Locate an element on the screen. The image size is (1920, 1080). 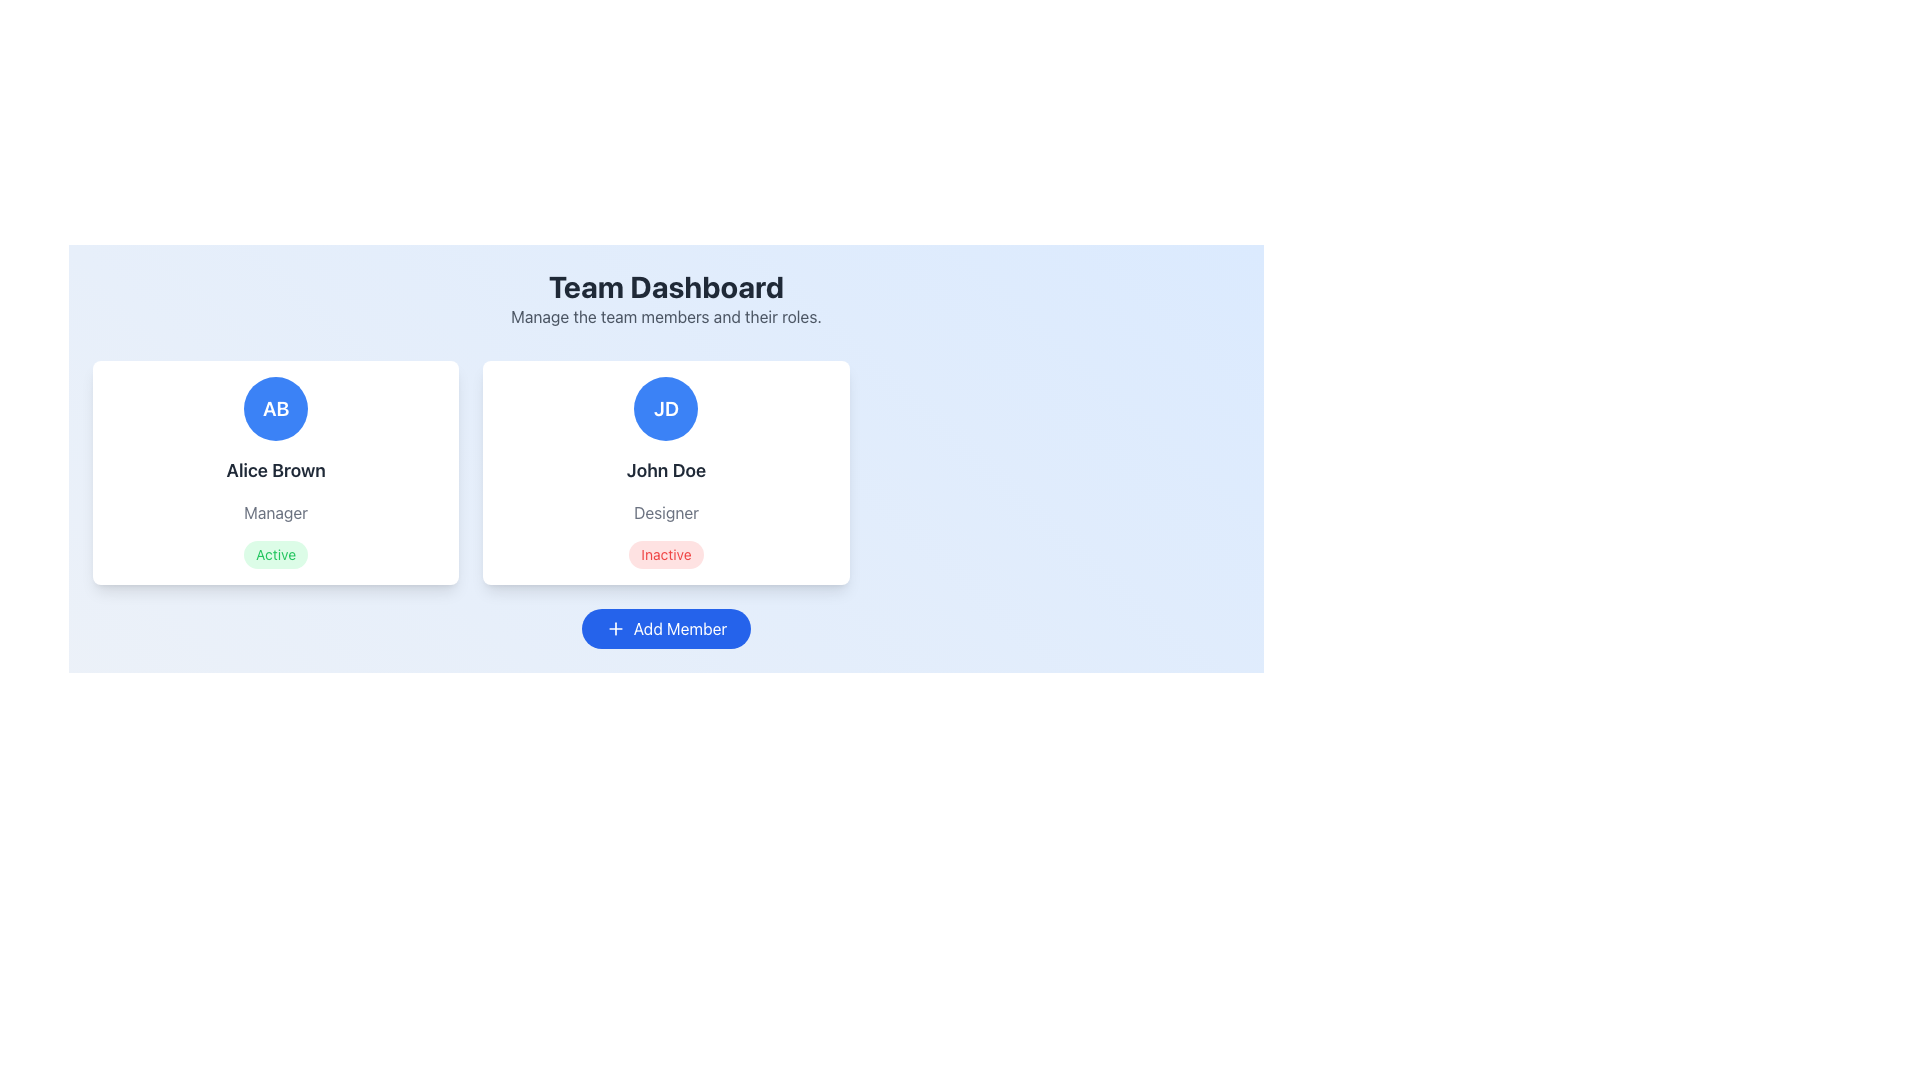
the text 'Add Member' located within a blue rounded button at the bottom center of the interface to possibly see a tooltip is located at coordinates (680, 627).